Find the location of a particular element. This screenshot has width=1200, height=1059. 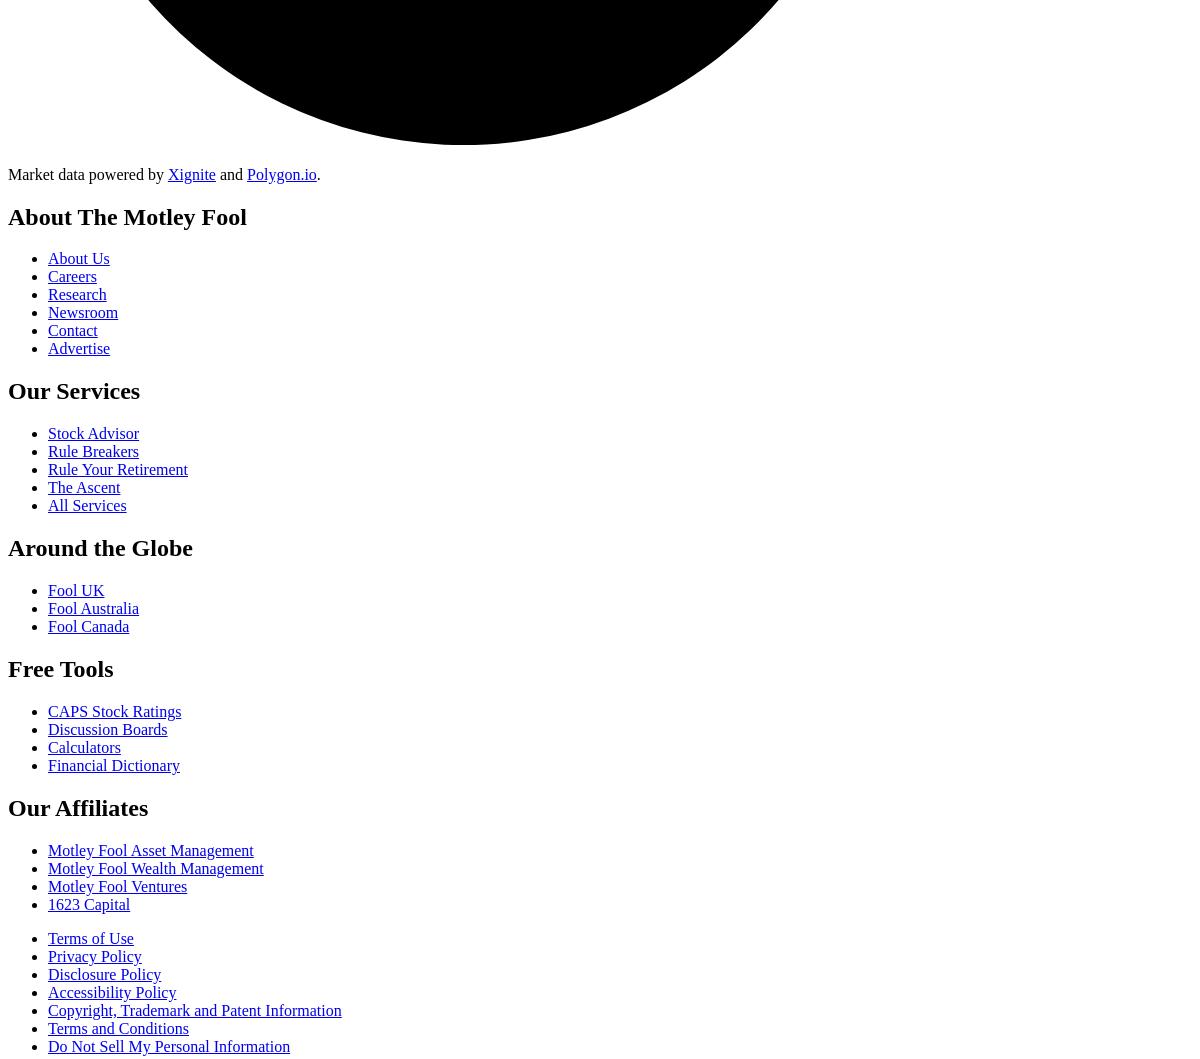

'.' is located at coordinates (318, 172).